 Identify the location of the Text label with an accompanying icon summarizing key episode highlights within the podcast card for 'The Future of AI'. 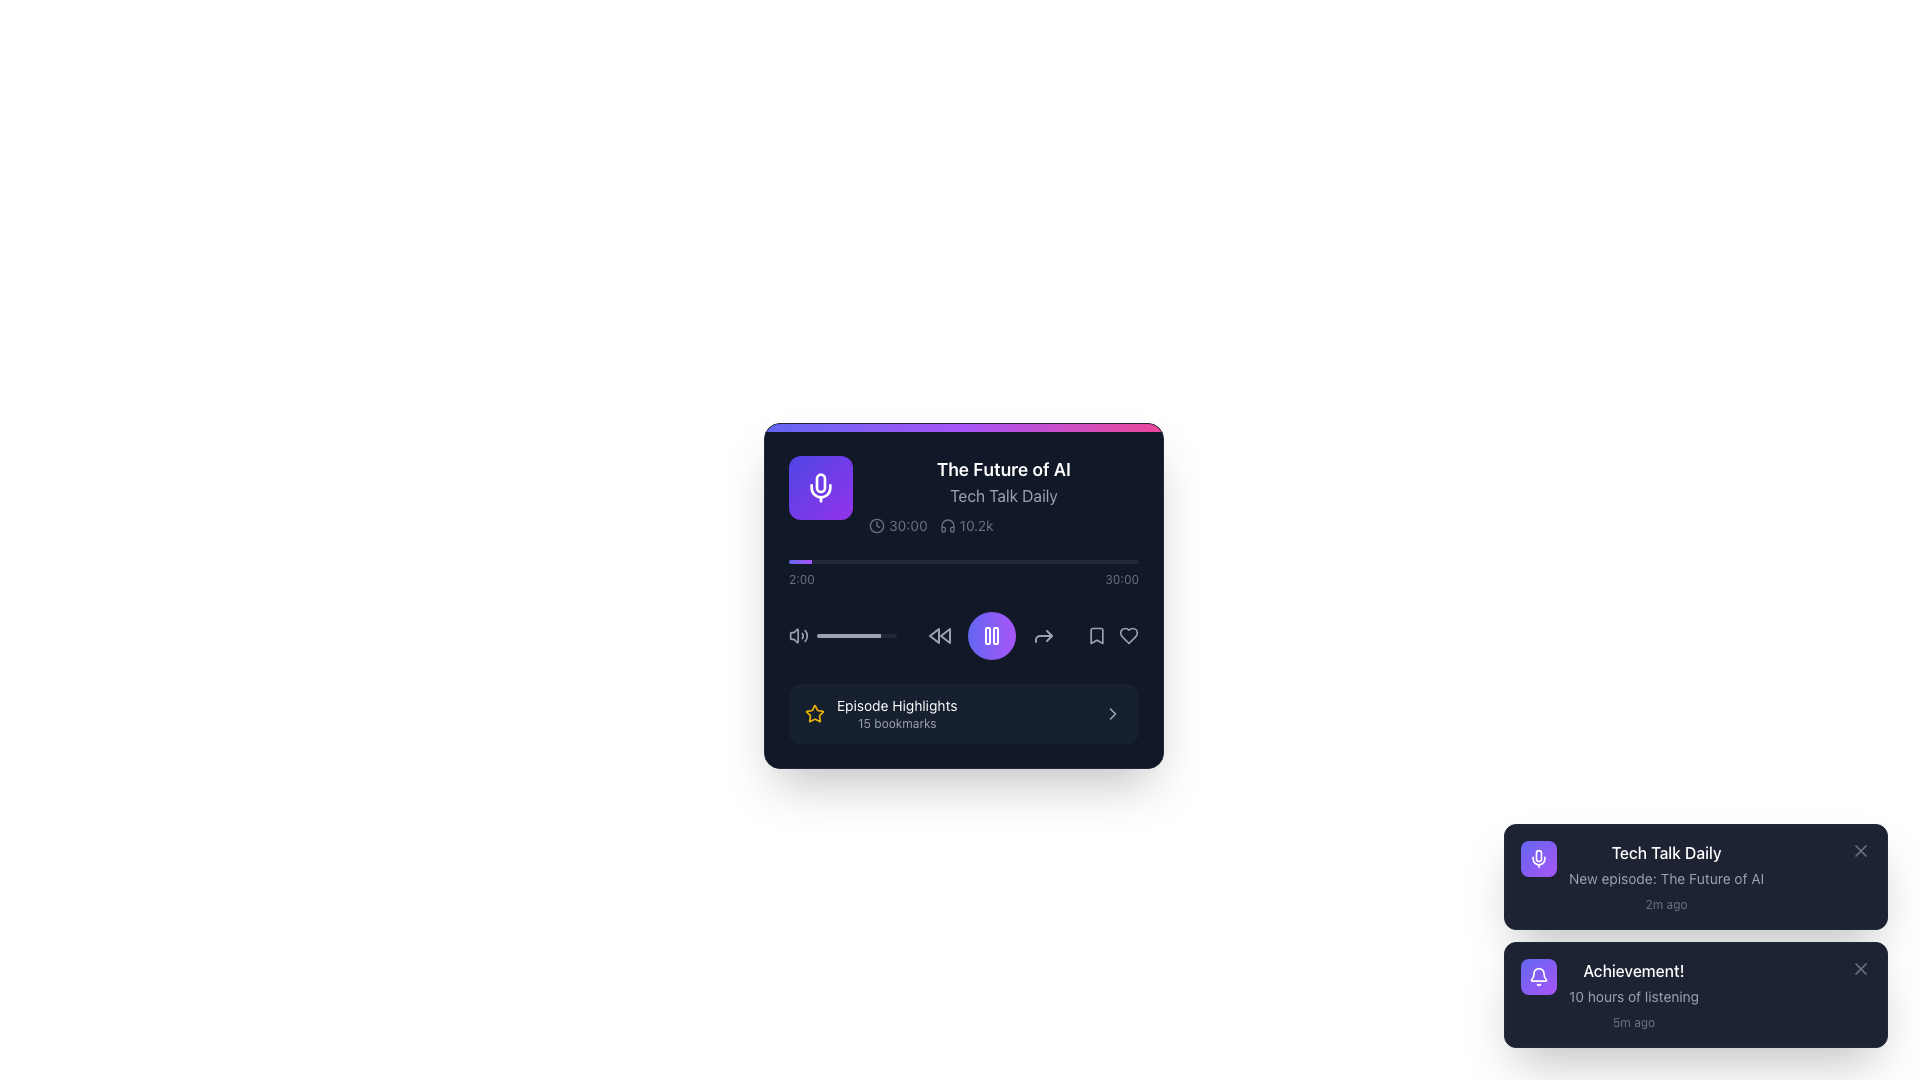
(880, 712).